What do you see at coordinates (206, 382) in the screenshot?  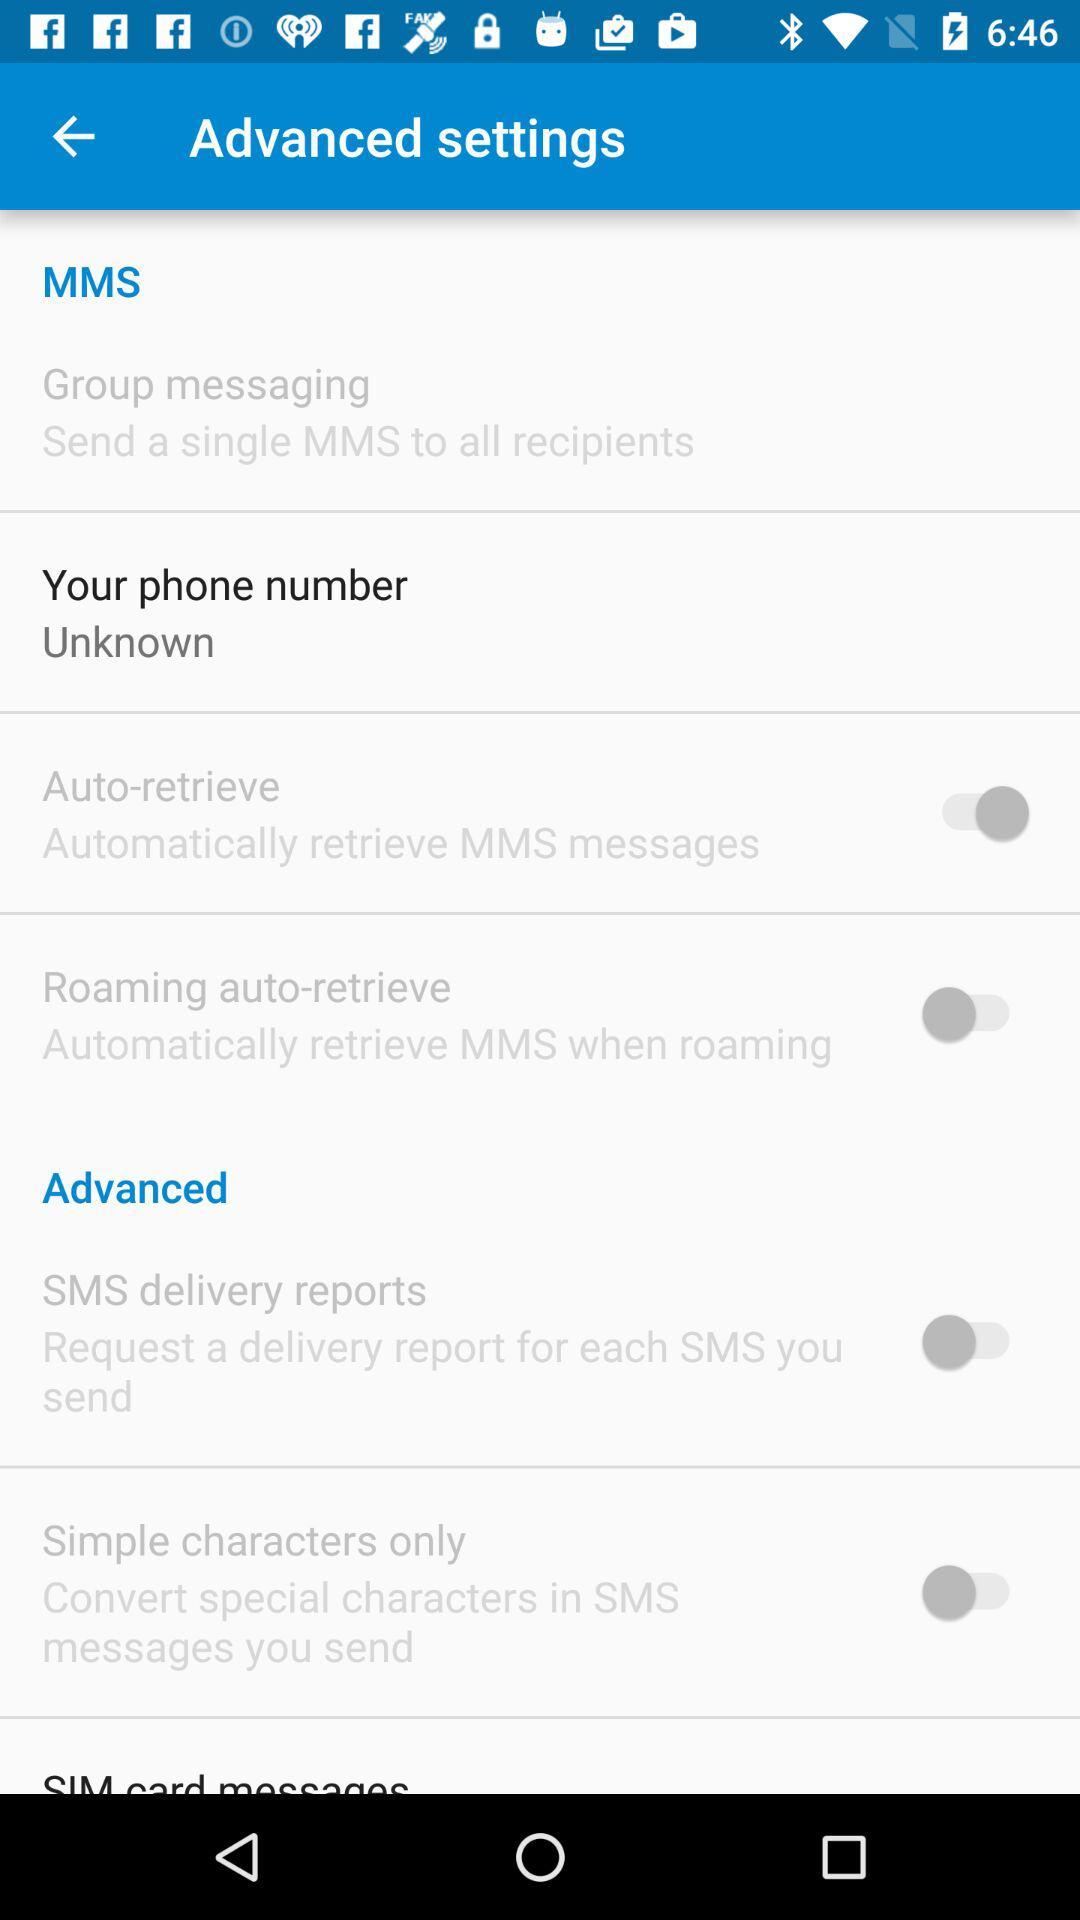 I see `item above send a single item` at bounding box center [206, 382].